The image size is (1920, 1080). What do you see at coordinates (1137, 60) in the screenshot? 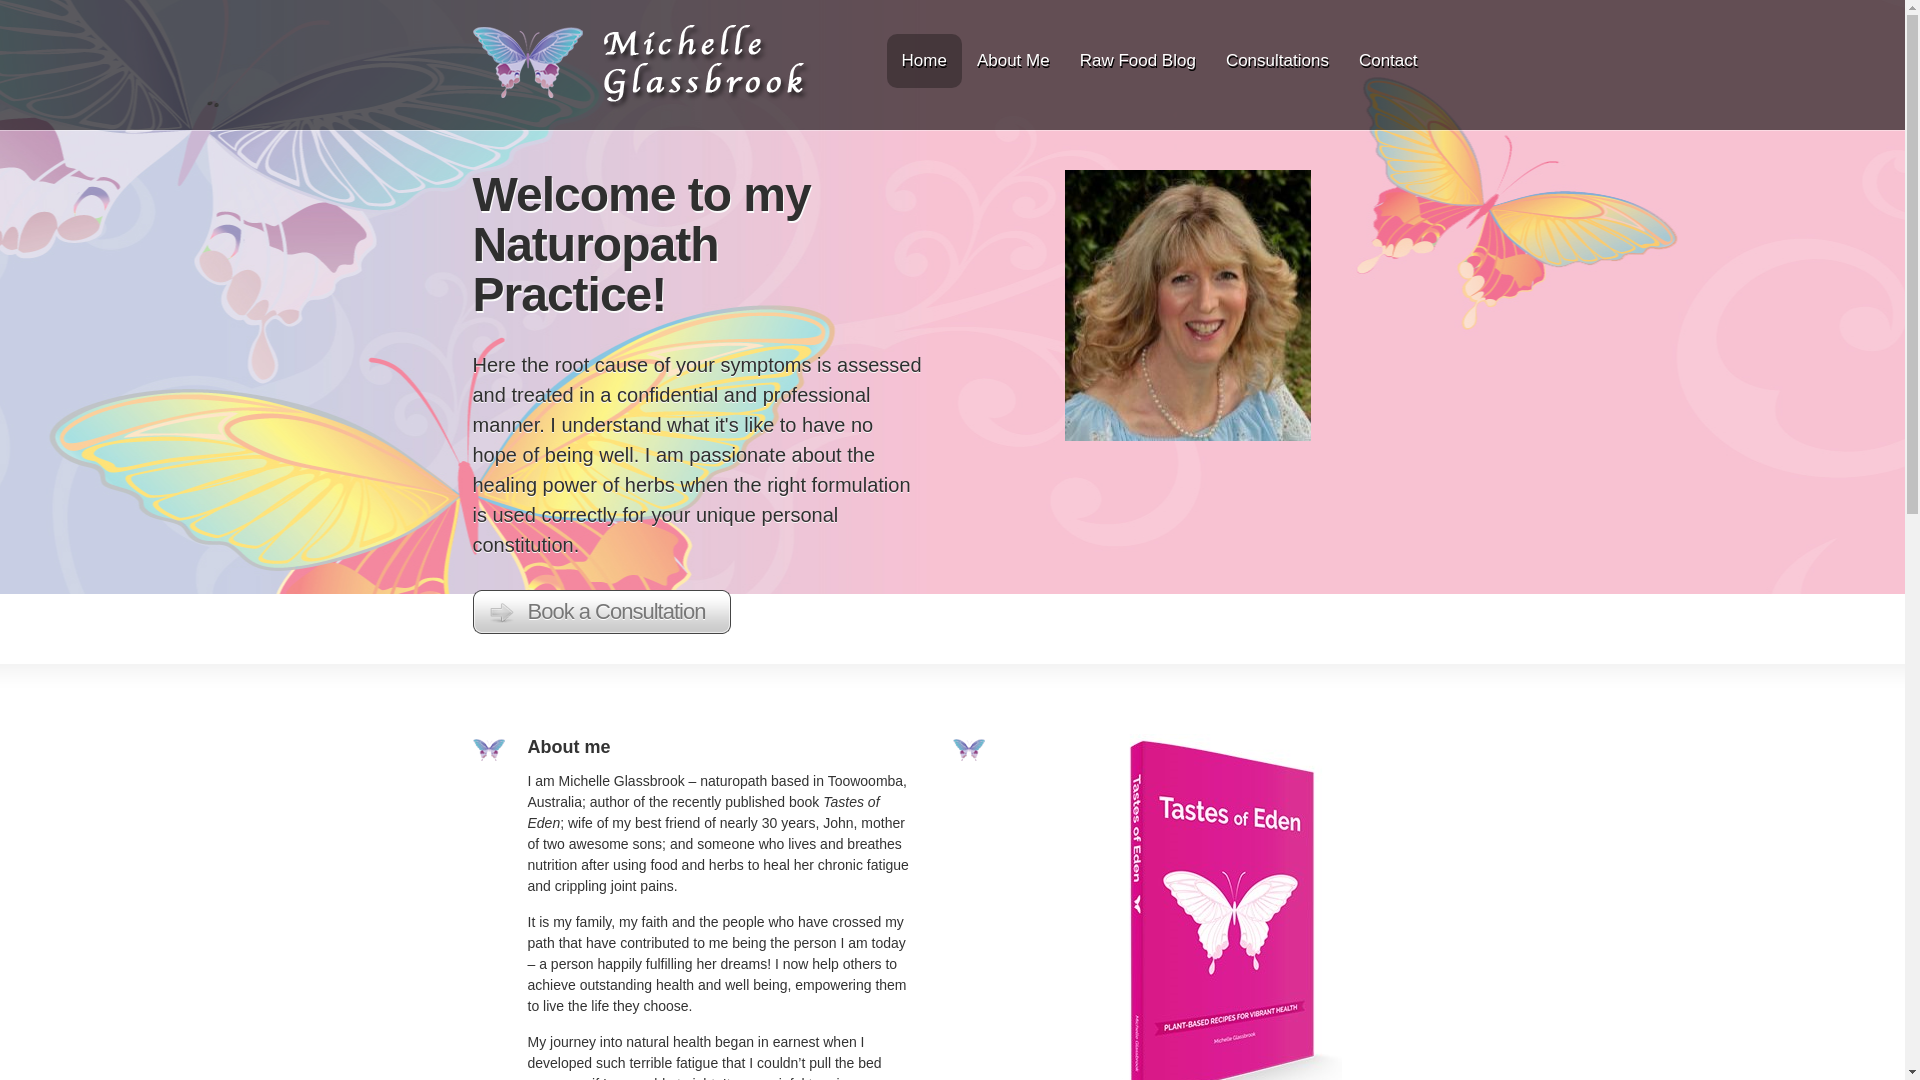
I see `'Raw Food Blog'` at bounding box center [1137, 60].